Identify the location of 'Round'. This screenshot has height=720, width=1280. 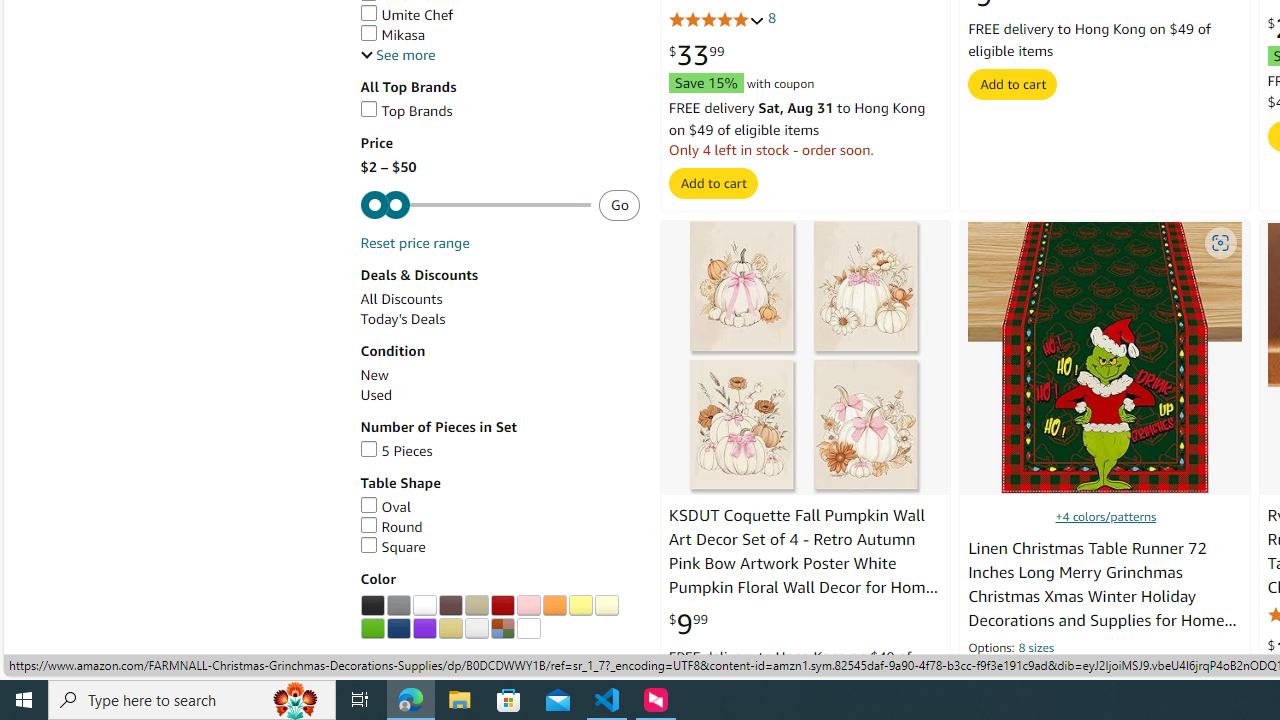
(391, 526).